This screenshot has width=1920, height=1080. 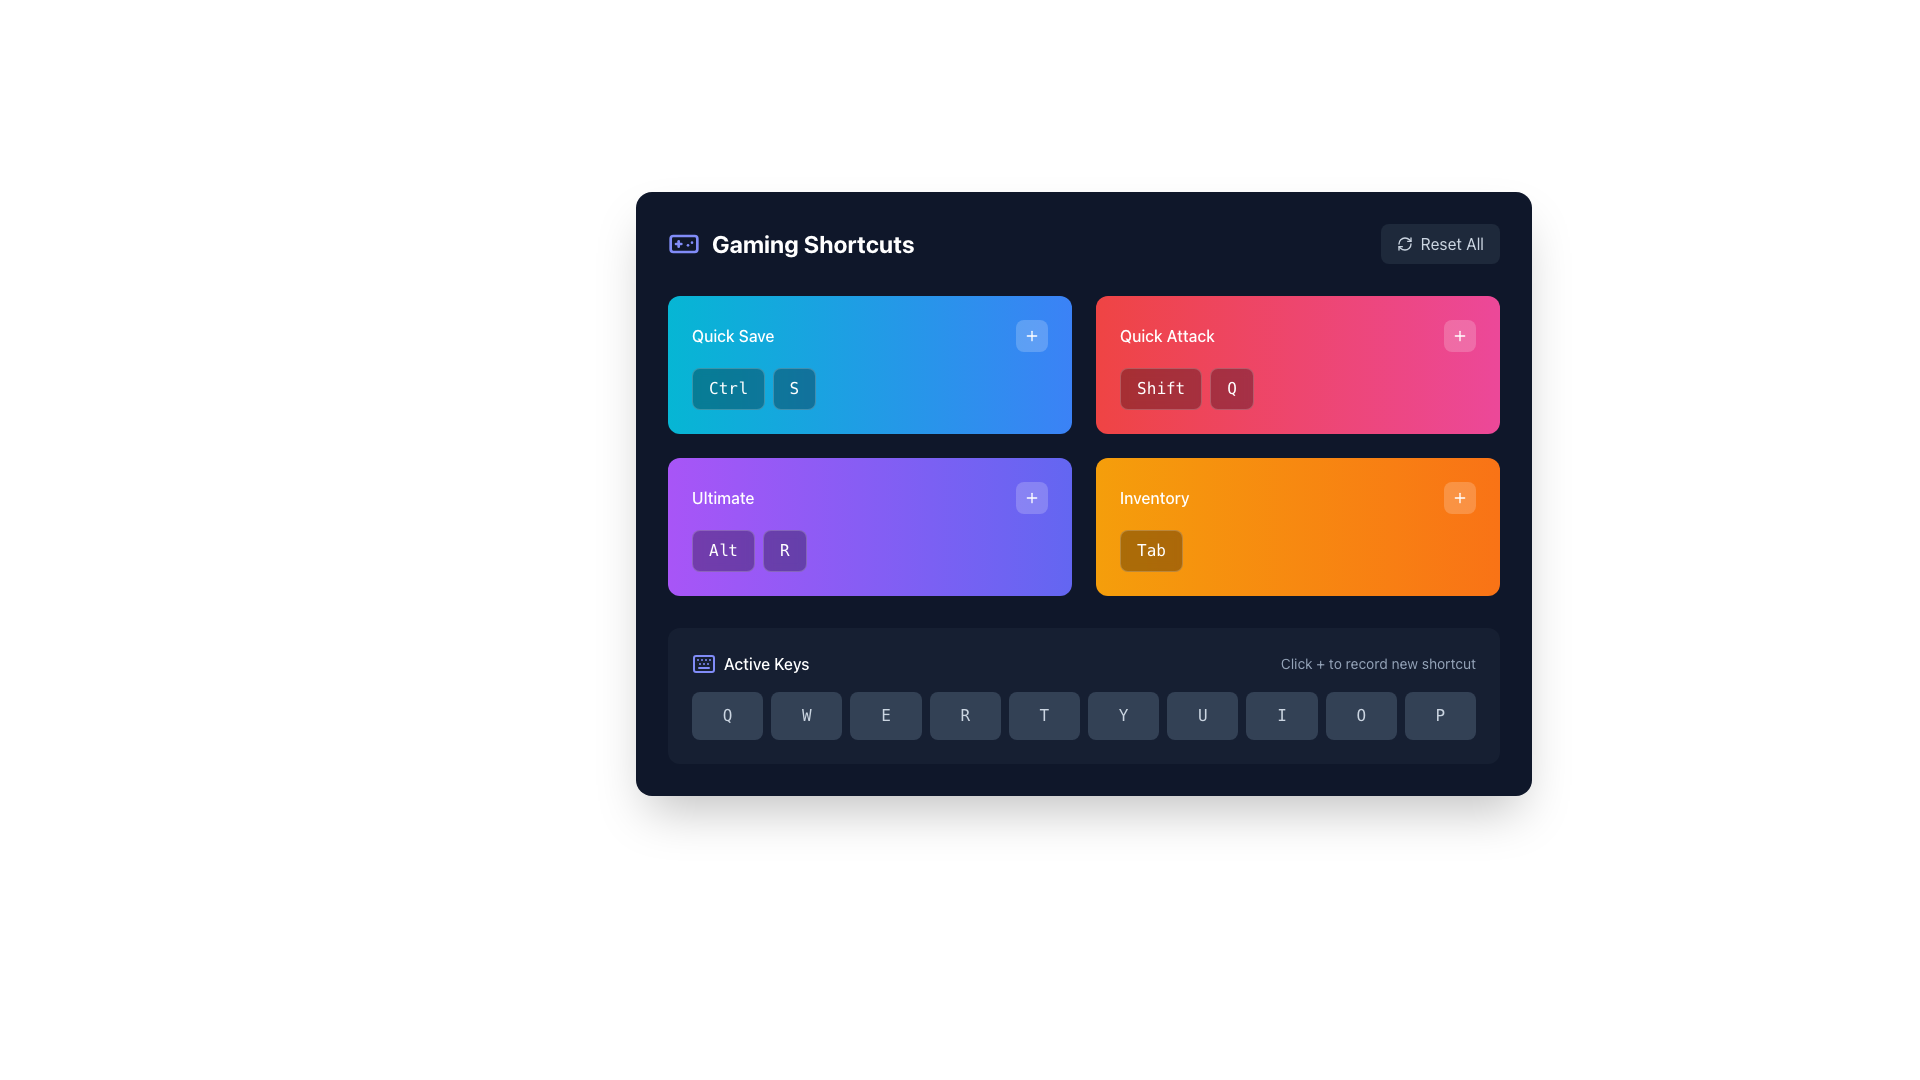 I want to click on the button representing the key 'T', which is located under the heading 'Active Keys' and positioned between the buttons labeled 'R' and 'Y', so click(x=1043, y=715).